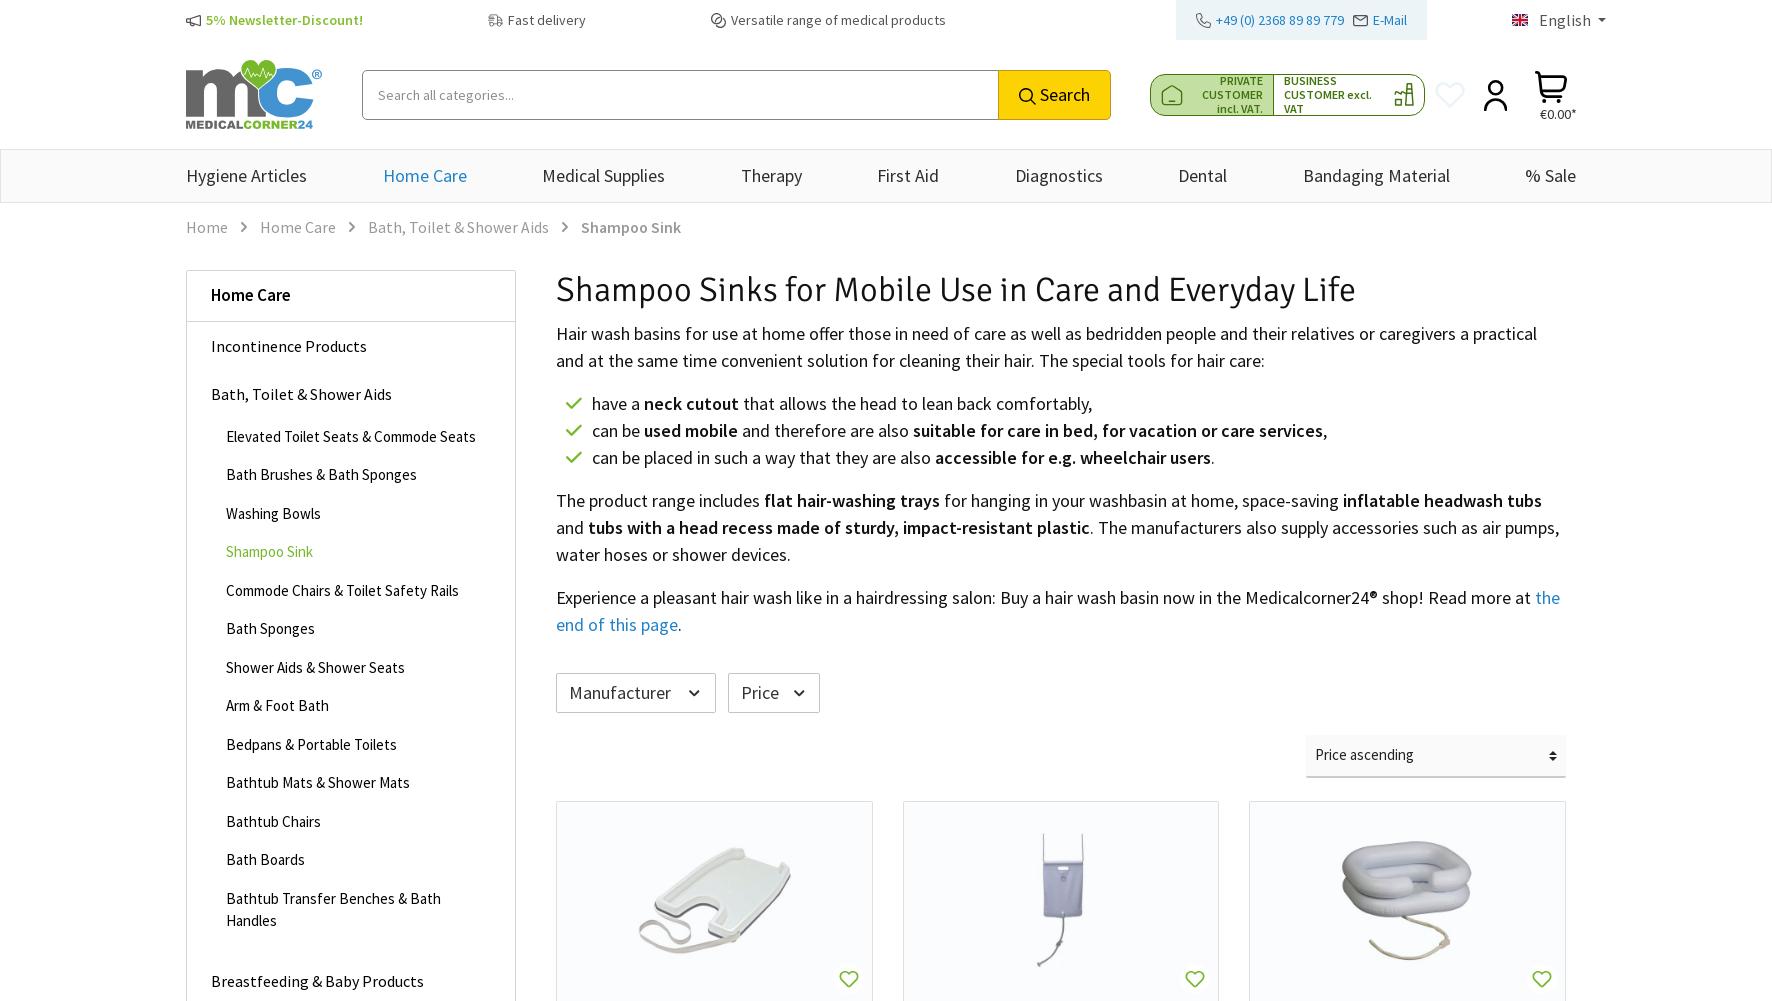  What do you see at coordinates (1550, 175) in the screenshot?
I see `'% Sale'` at bounding box center [1550, 175].